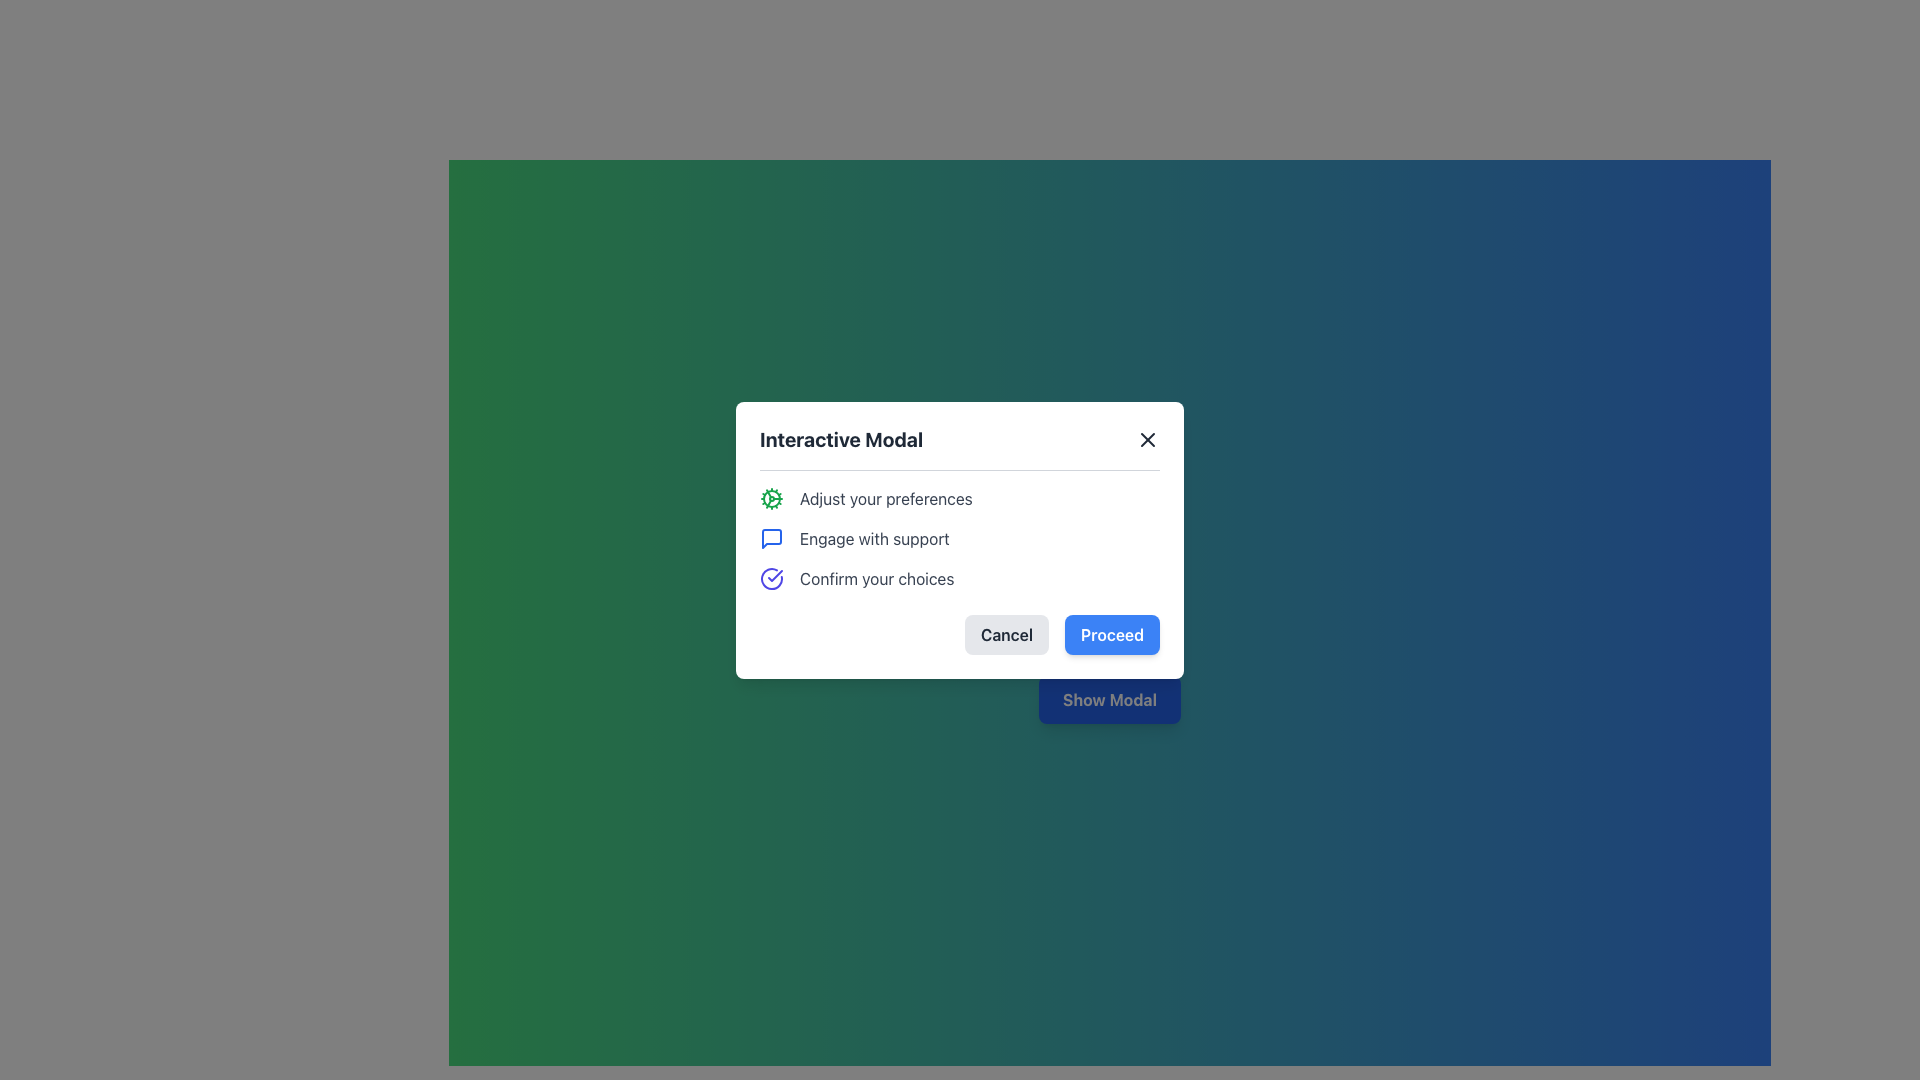 This screenshot has height=1080, width=1920. I want to click on the text label displaying 'Confirm your choices' within the modal dialog box, which is the third item in a vertical sequence of options, so click(877, 578).